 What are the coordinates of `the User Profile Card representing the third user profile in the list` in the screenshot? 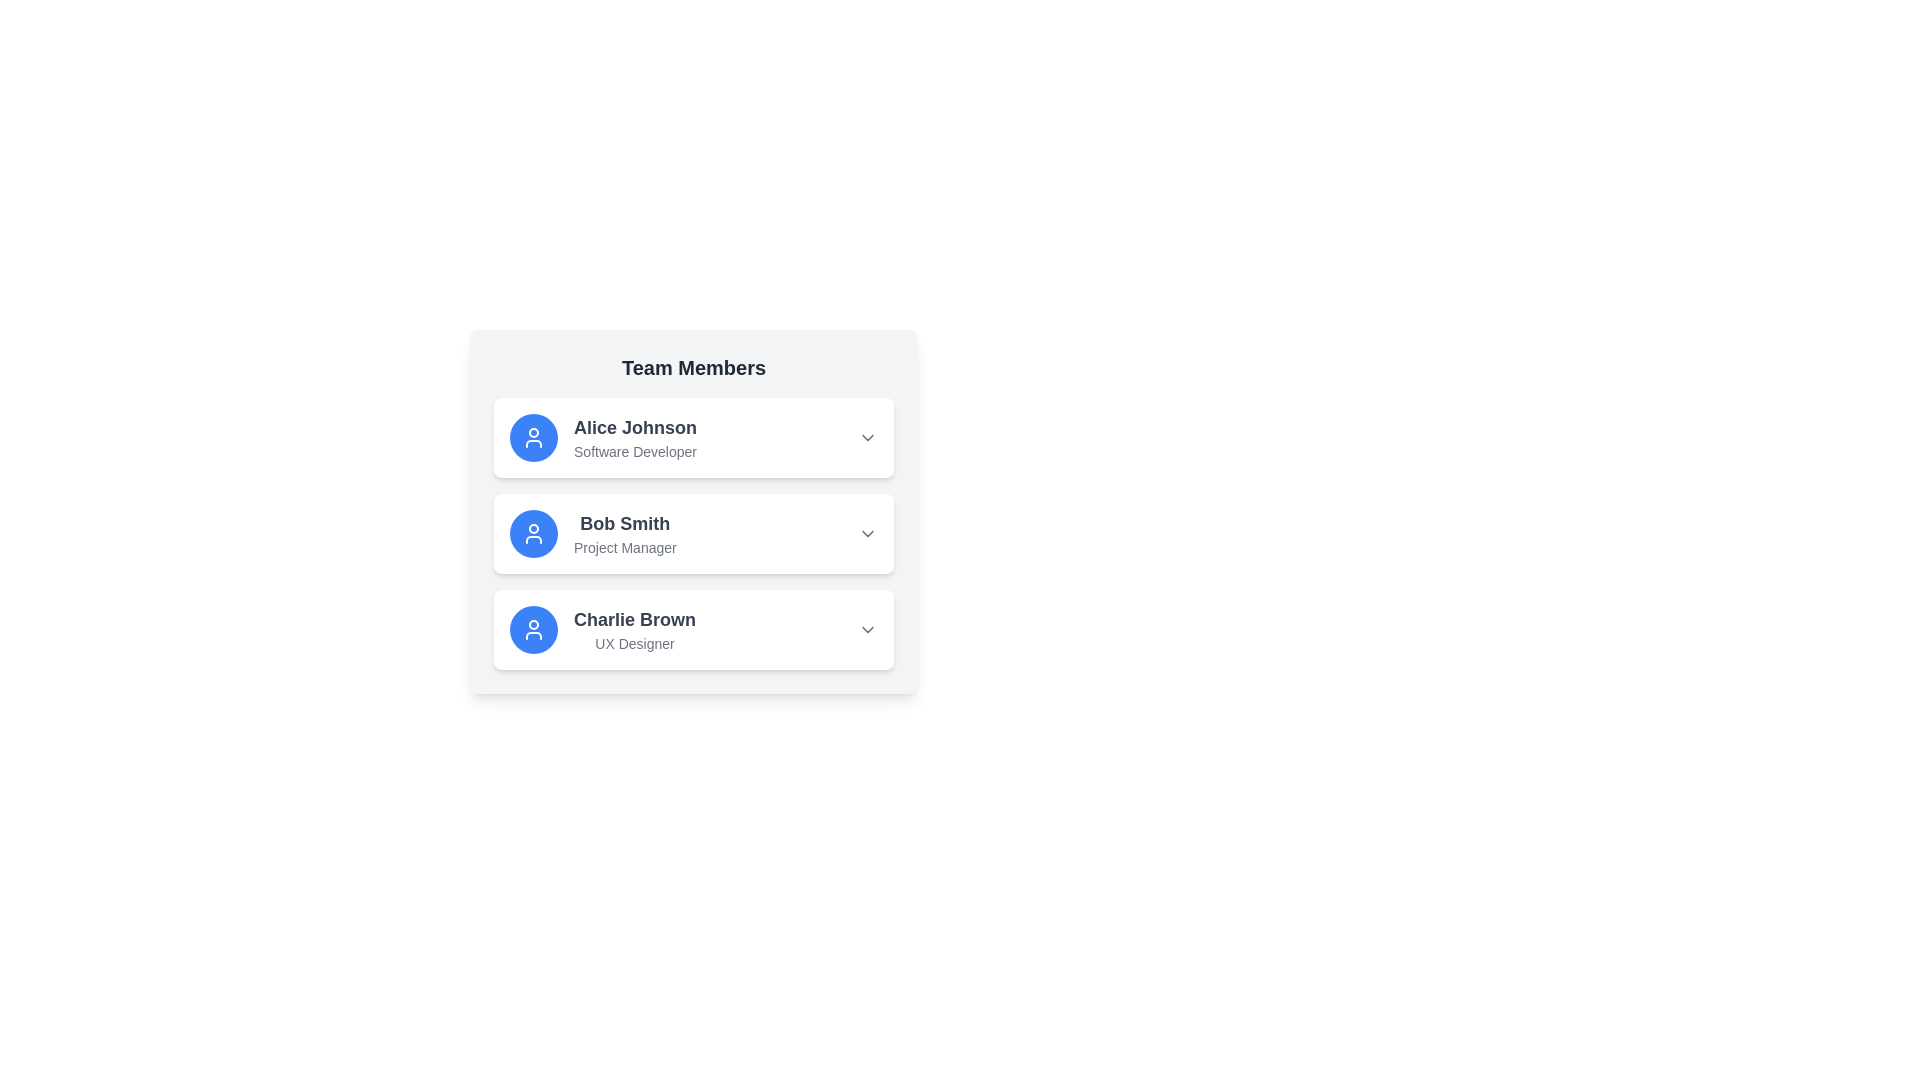 It's located at (602, 628).